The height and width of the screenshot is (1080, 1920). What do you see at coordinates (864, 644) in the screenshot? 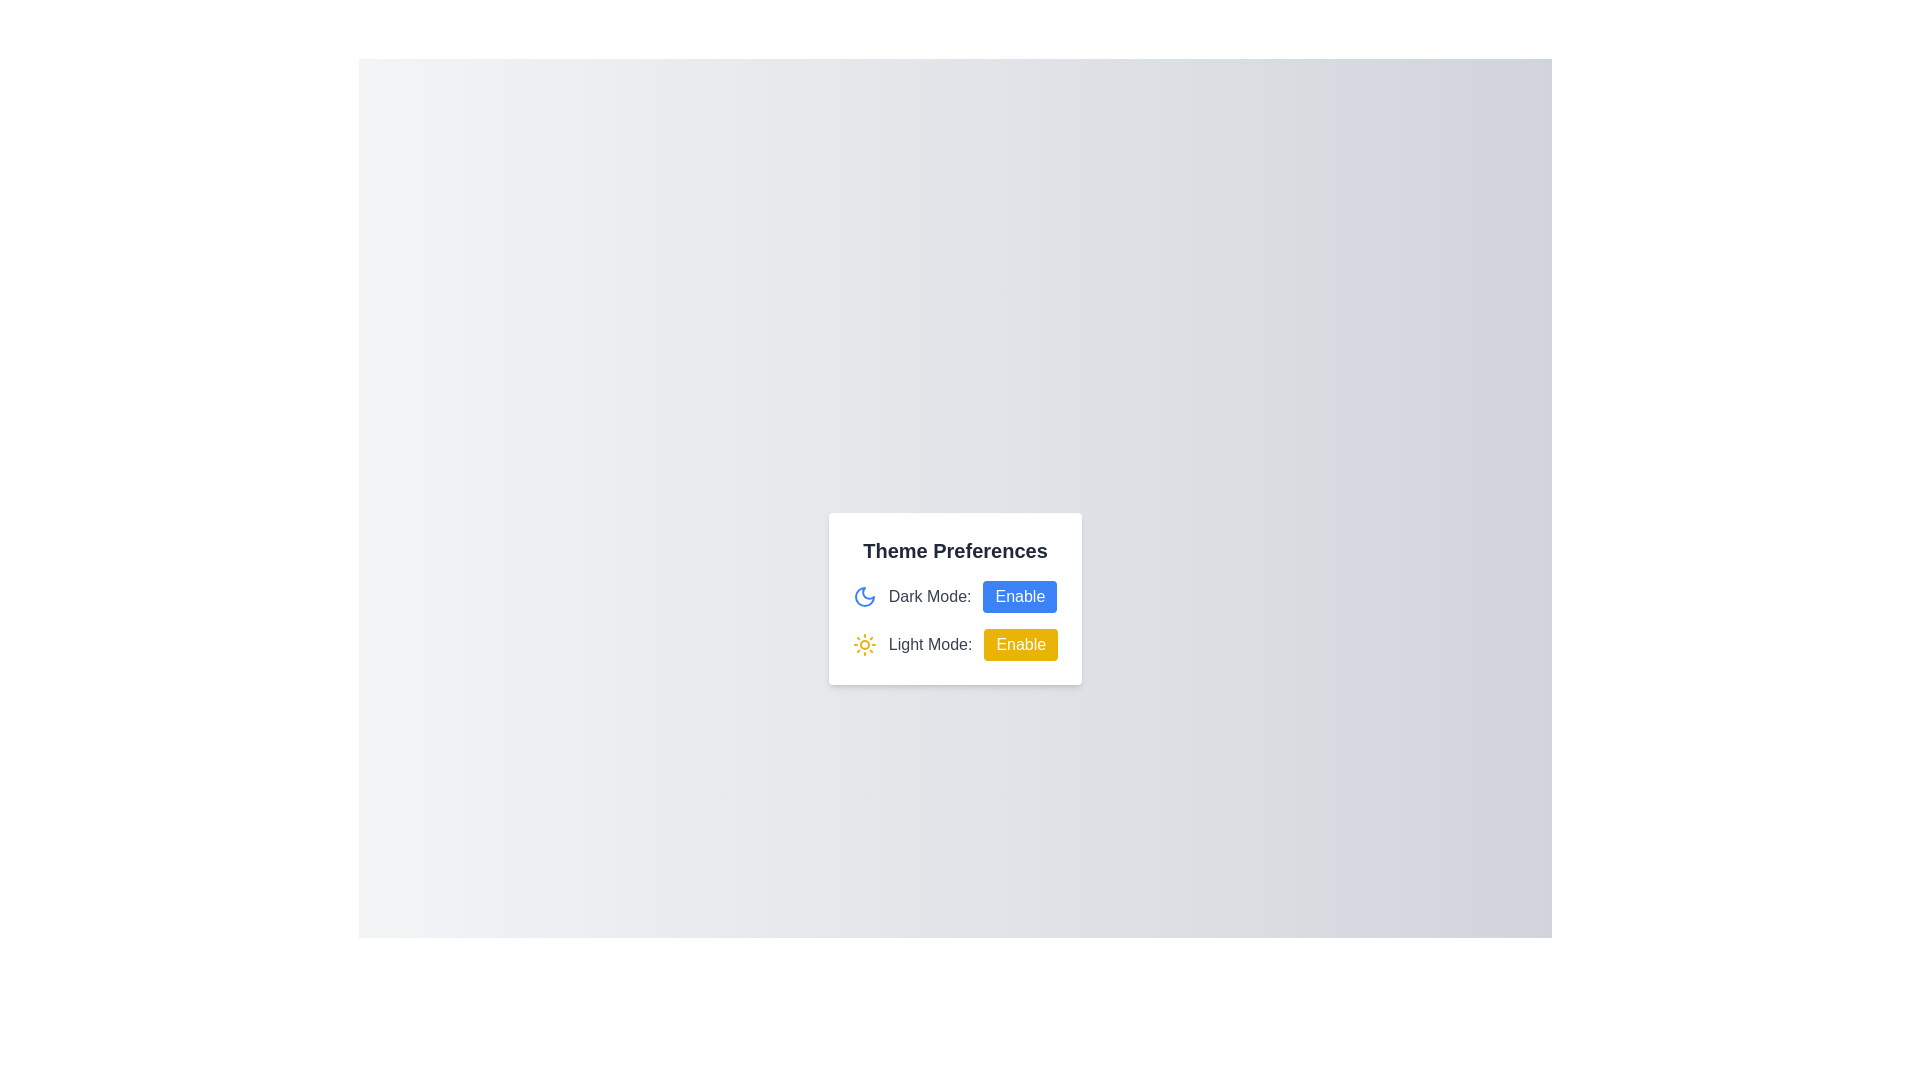
I see `the bright yellow sun icon located next to the 'Light Mode:' text in the Theme Preferences section` at bounding box center [864, 644].